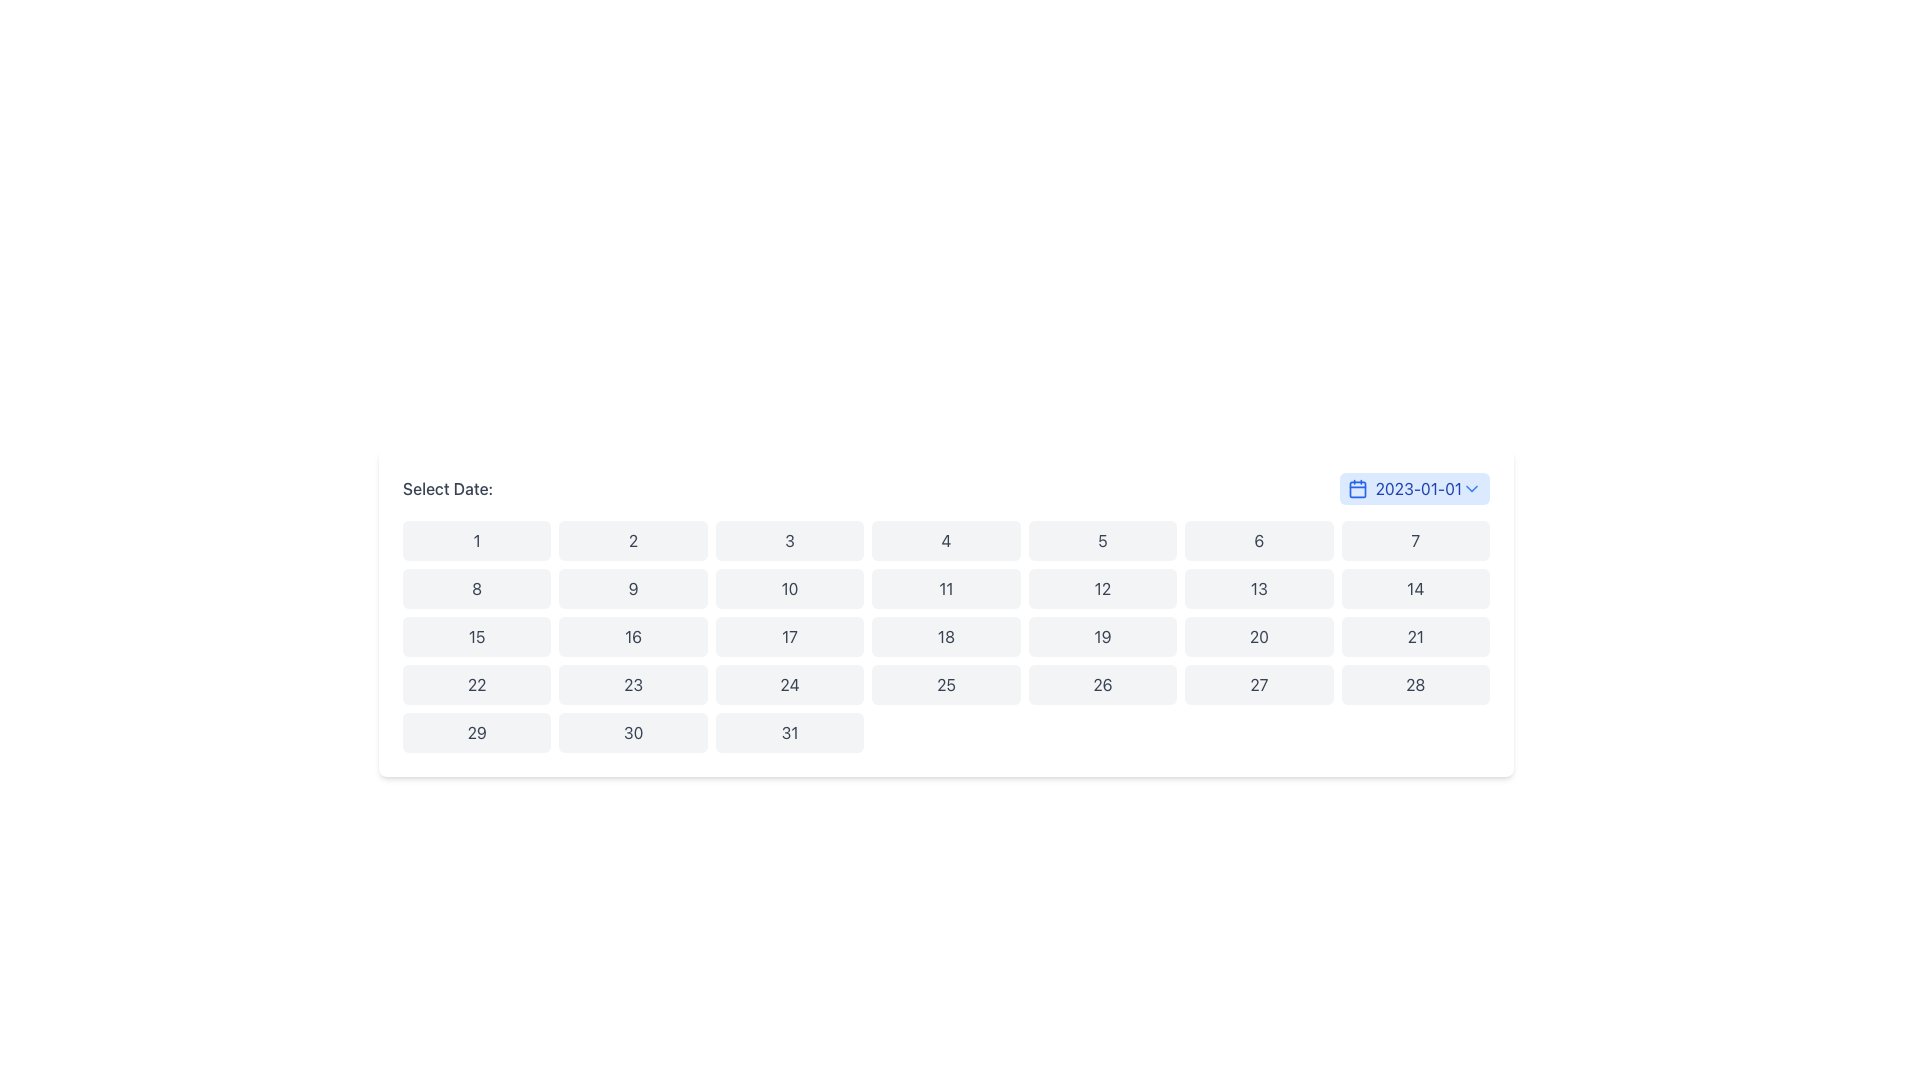 Image resolution: width=1920 pixels, height=1080 pixels. What do you see at coordinates (1258, 684) in the screenshot?
I see `the button displaying the number '27' with a light gray background in the sixth row and fourth column of the grid layout` at bounding box center [1258, 684].